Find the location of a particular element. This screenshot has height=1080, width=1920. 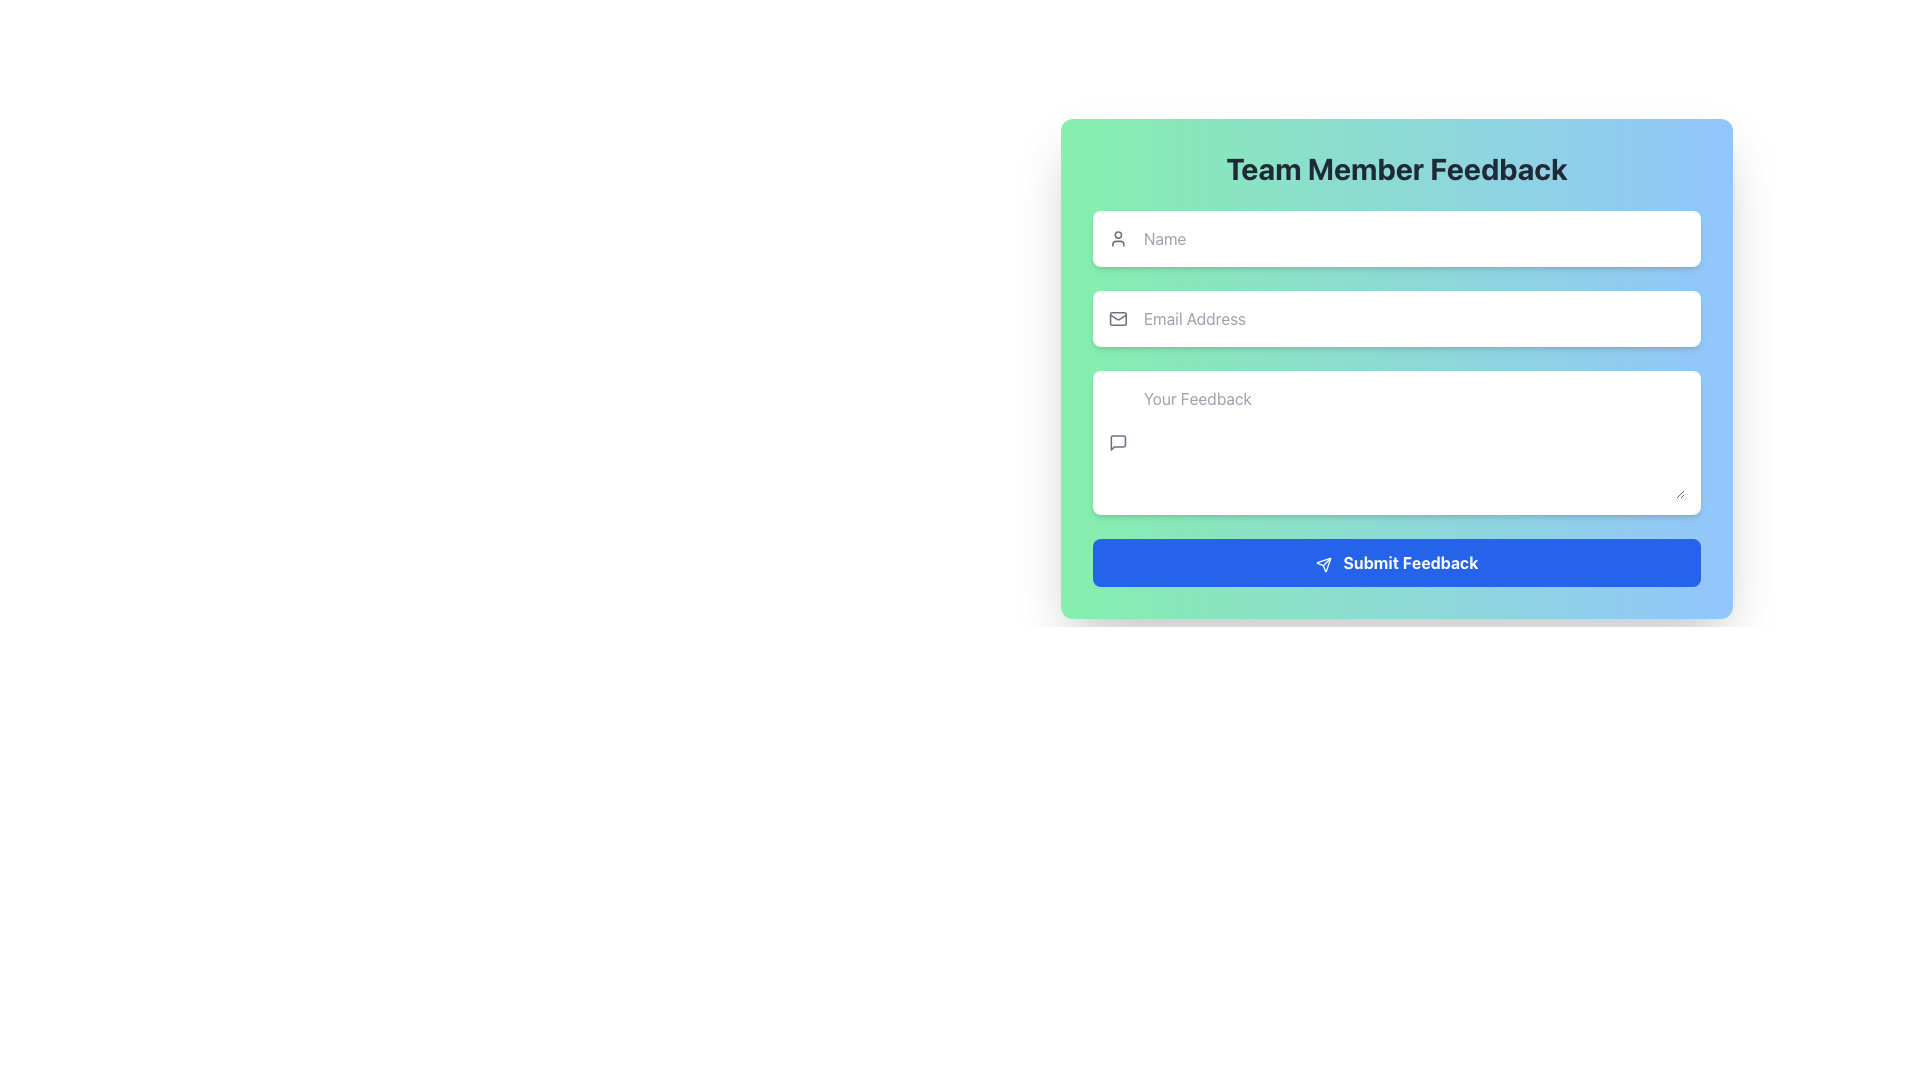

the user icon, which is styled in gray and located to the left of the 'Name' text input field in the 'Team Member Feedback' form is located at coordinates (1117, 238).